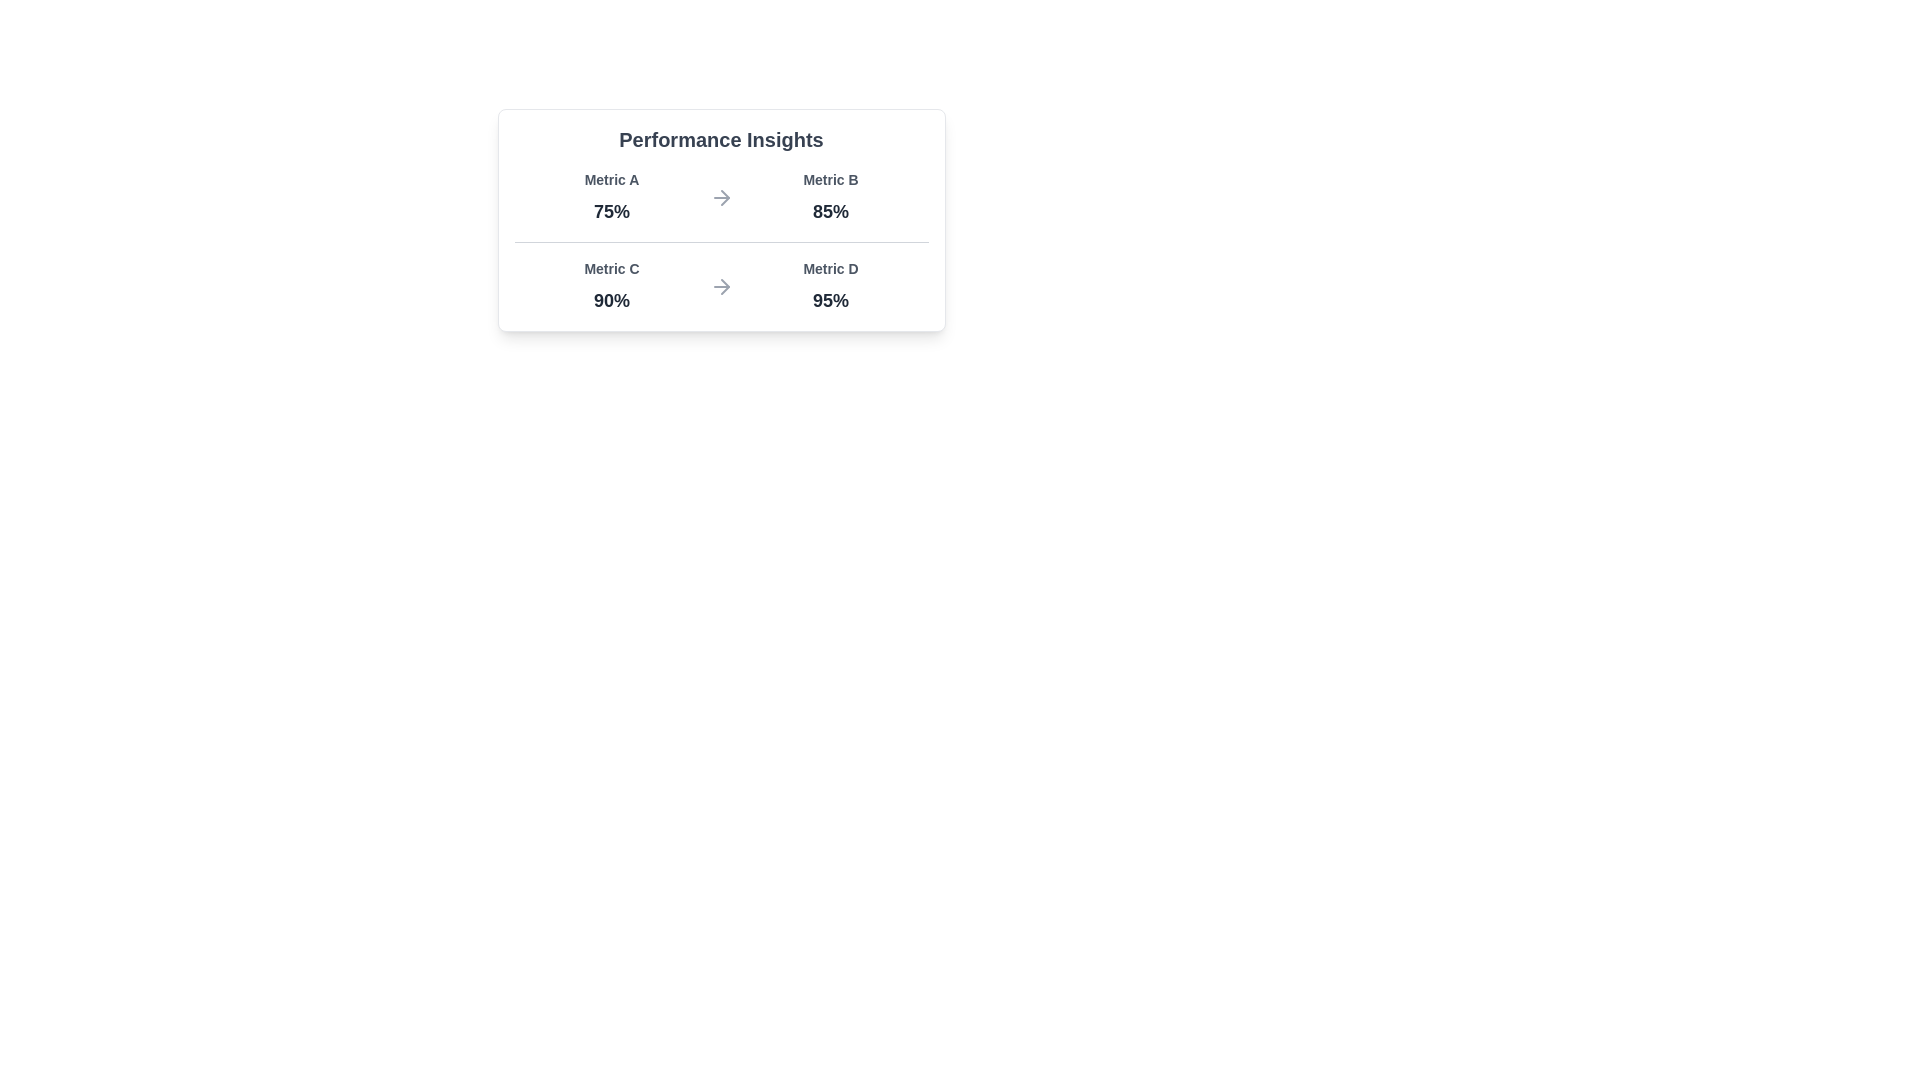  Describe the element at coordinates (720, 241) in the screenshot. I see `the performance metrics displayed in the 'Performance Insights' card` at that location.